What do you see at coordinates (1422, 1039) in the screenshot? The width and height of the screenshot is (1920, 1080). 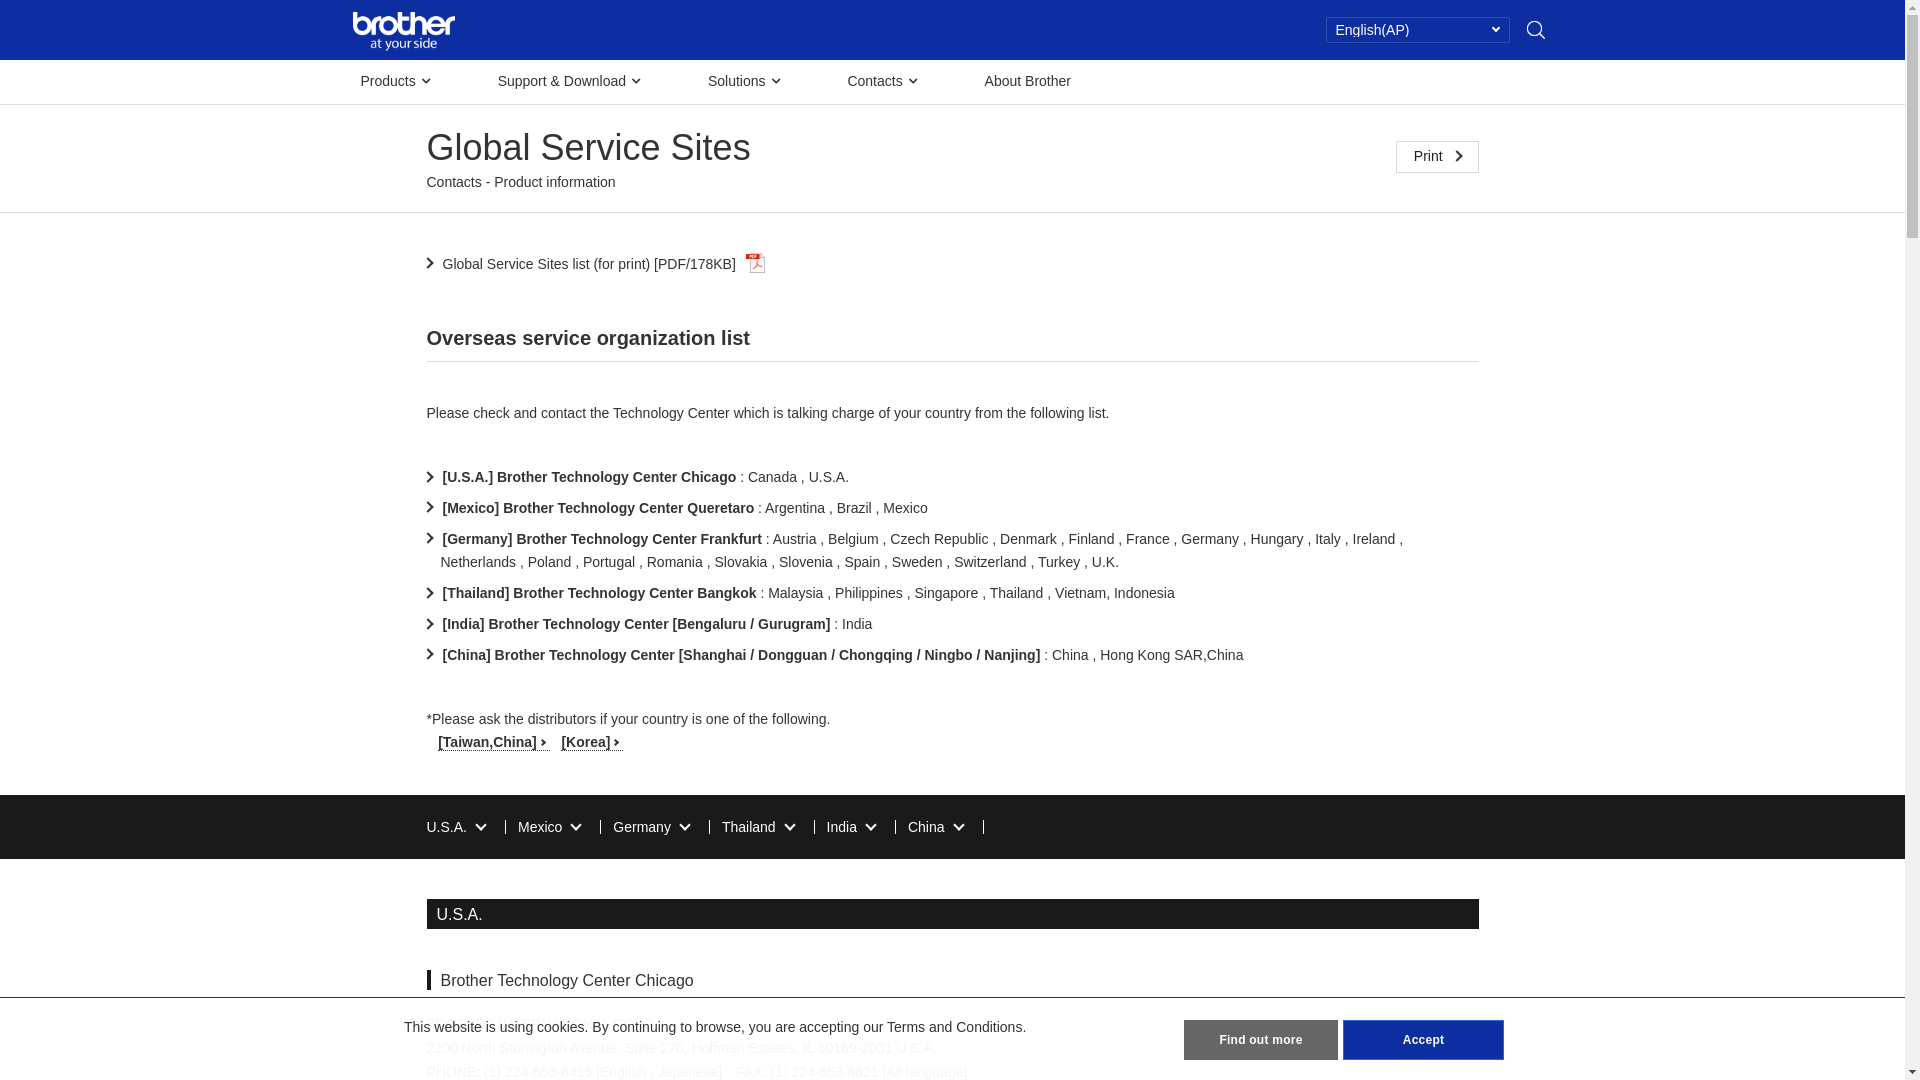 I see `'Accept'` at bounding box center [1422, 1039].